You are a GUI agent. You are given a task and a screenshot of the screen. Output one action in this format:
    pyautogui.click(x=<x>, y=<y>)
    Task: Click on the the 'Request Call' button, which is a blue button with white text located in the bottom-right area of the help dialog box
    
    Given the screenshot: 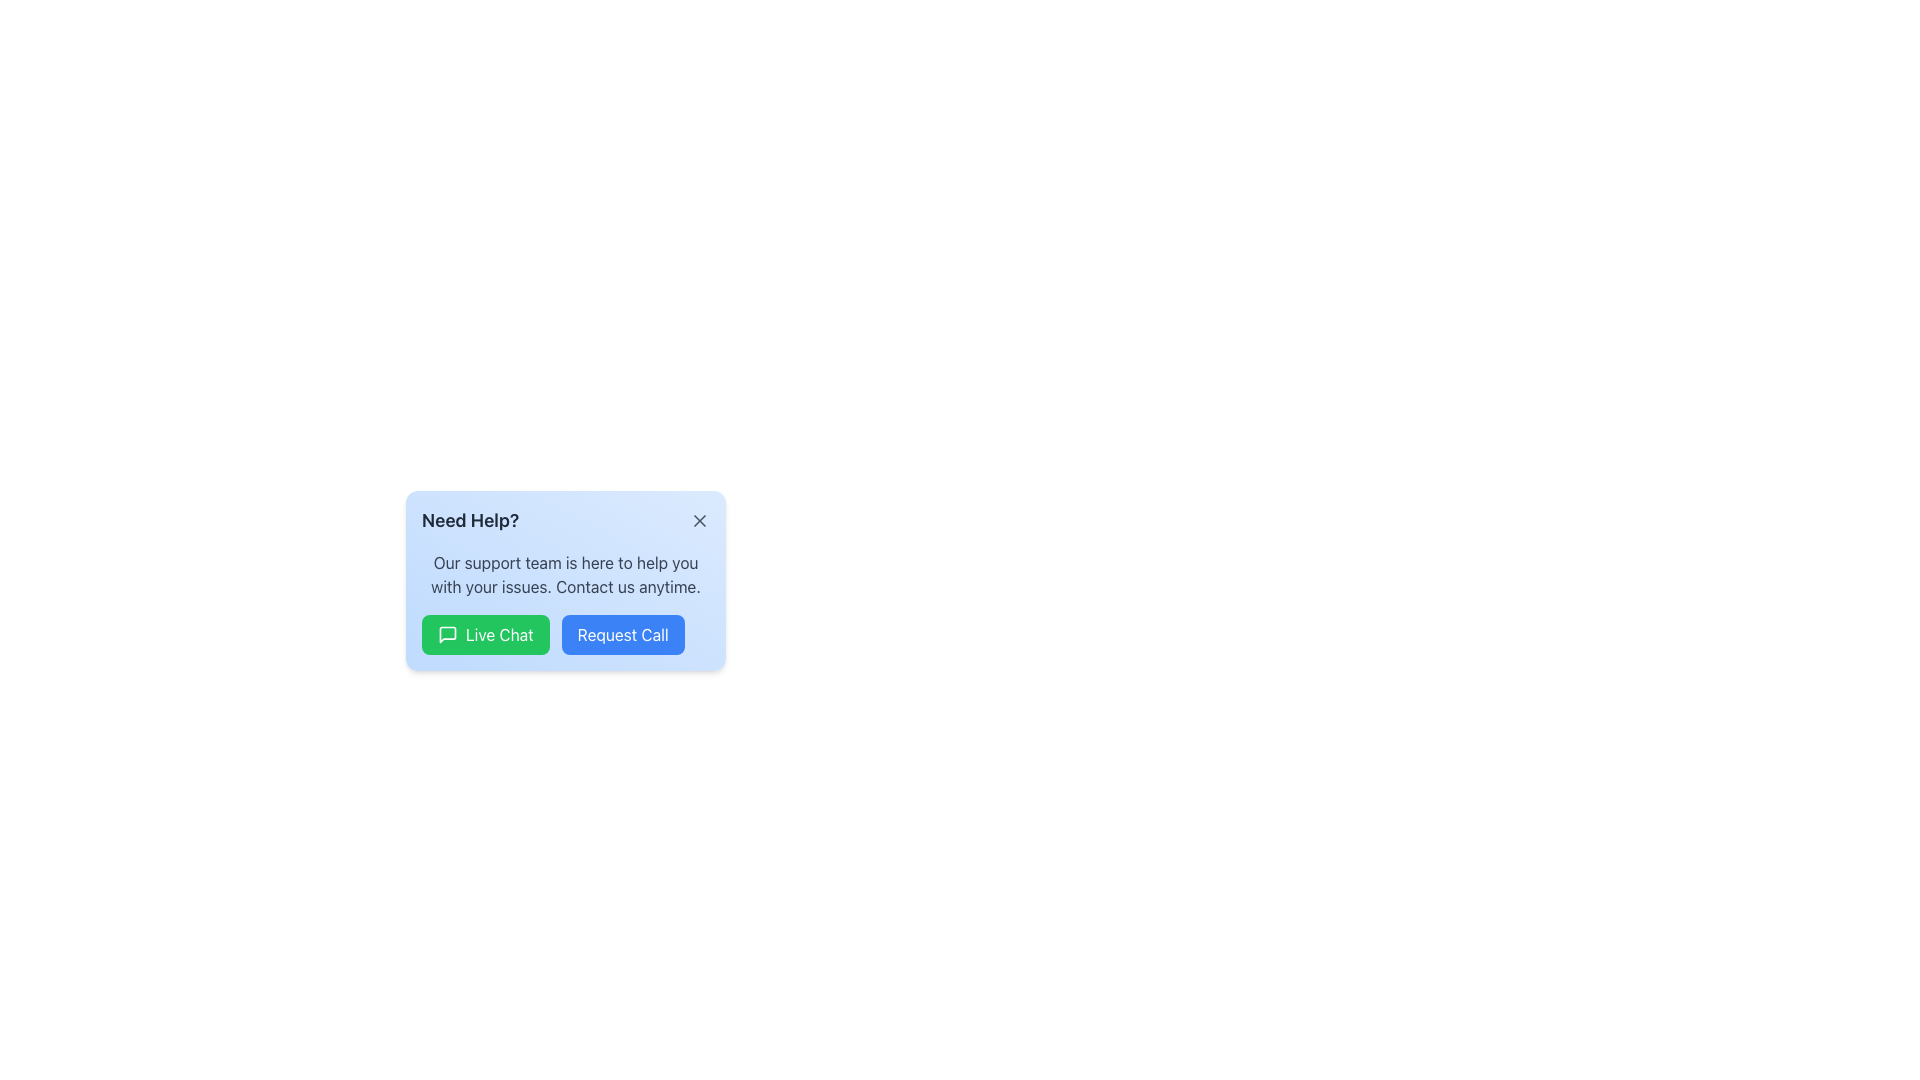 What is the action you would take?
    pyautogui.click(x=565, y=635)
    